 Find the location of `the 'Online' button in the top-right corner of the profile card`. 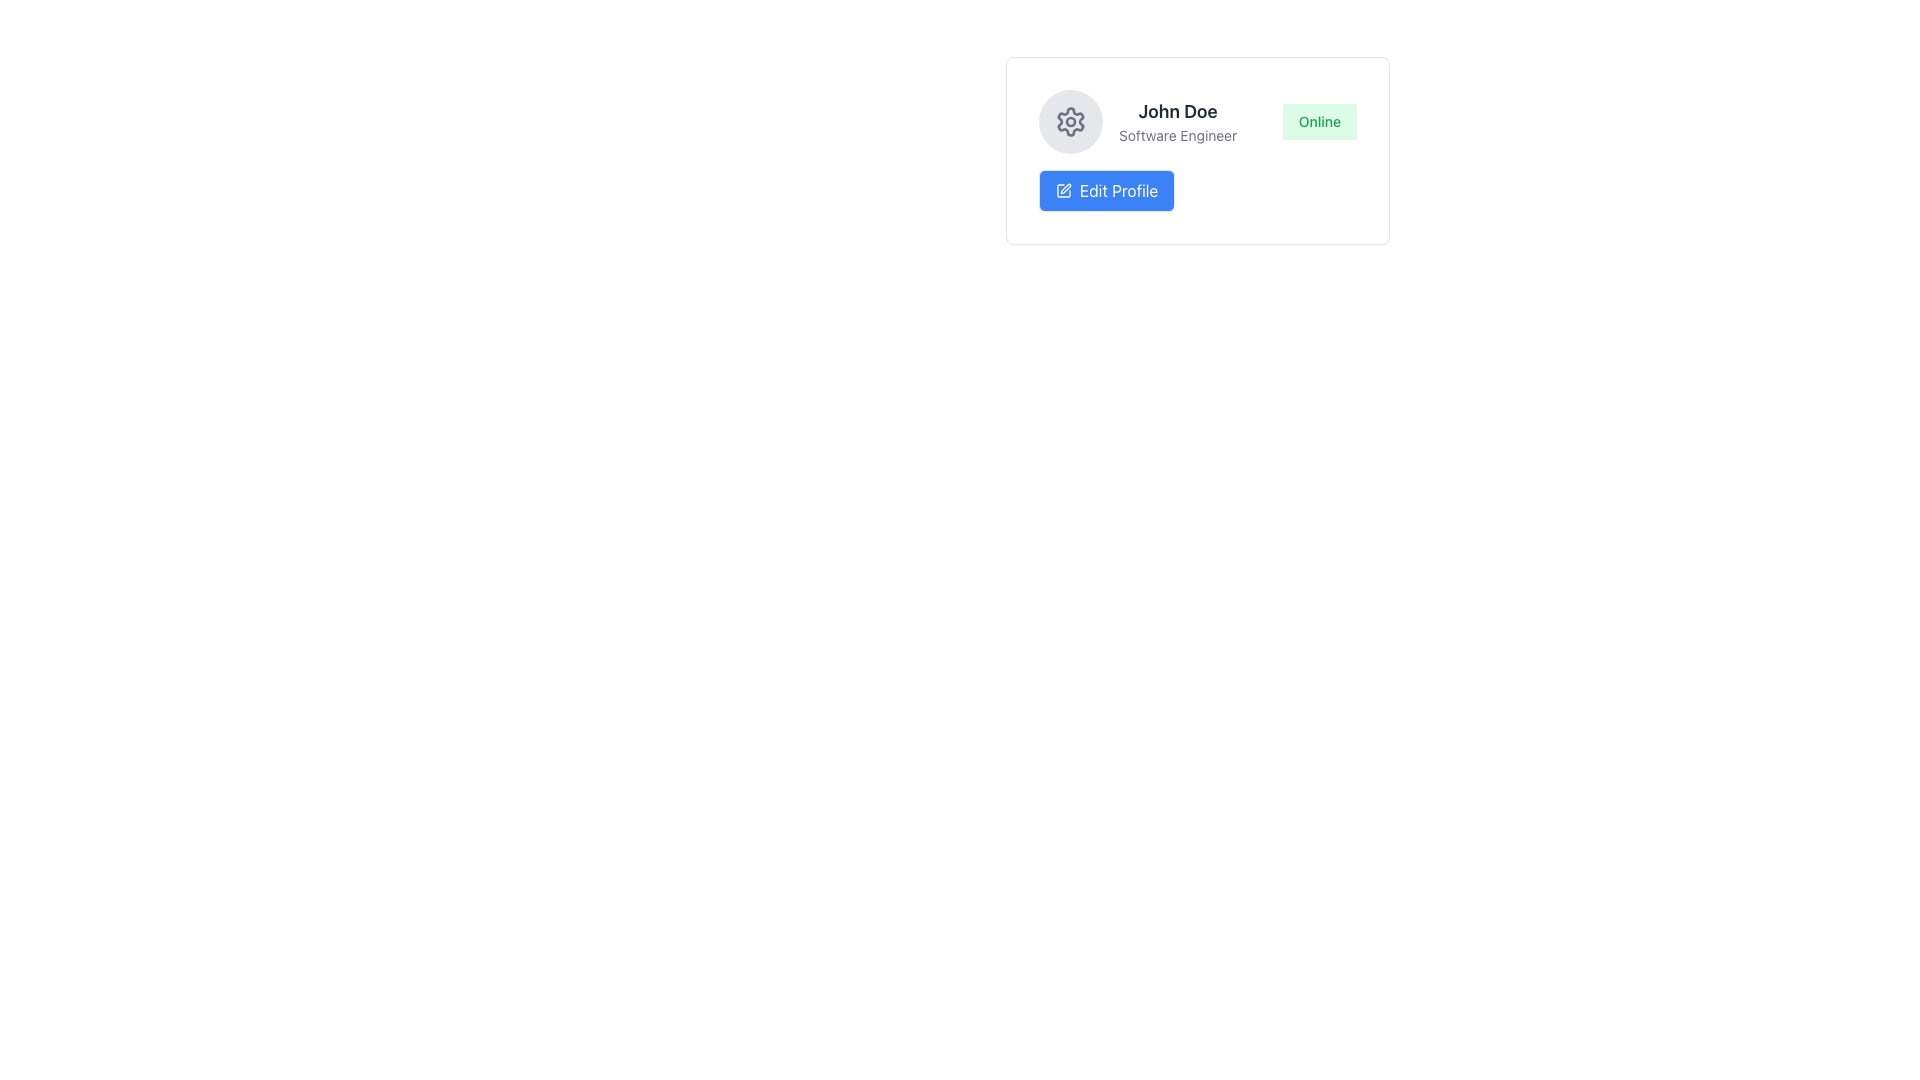

the 'Online' button in the top-right corner of the profile card is located at coordinates (1319, 122).